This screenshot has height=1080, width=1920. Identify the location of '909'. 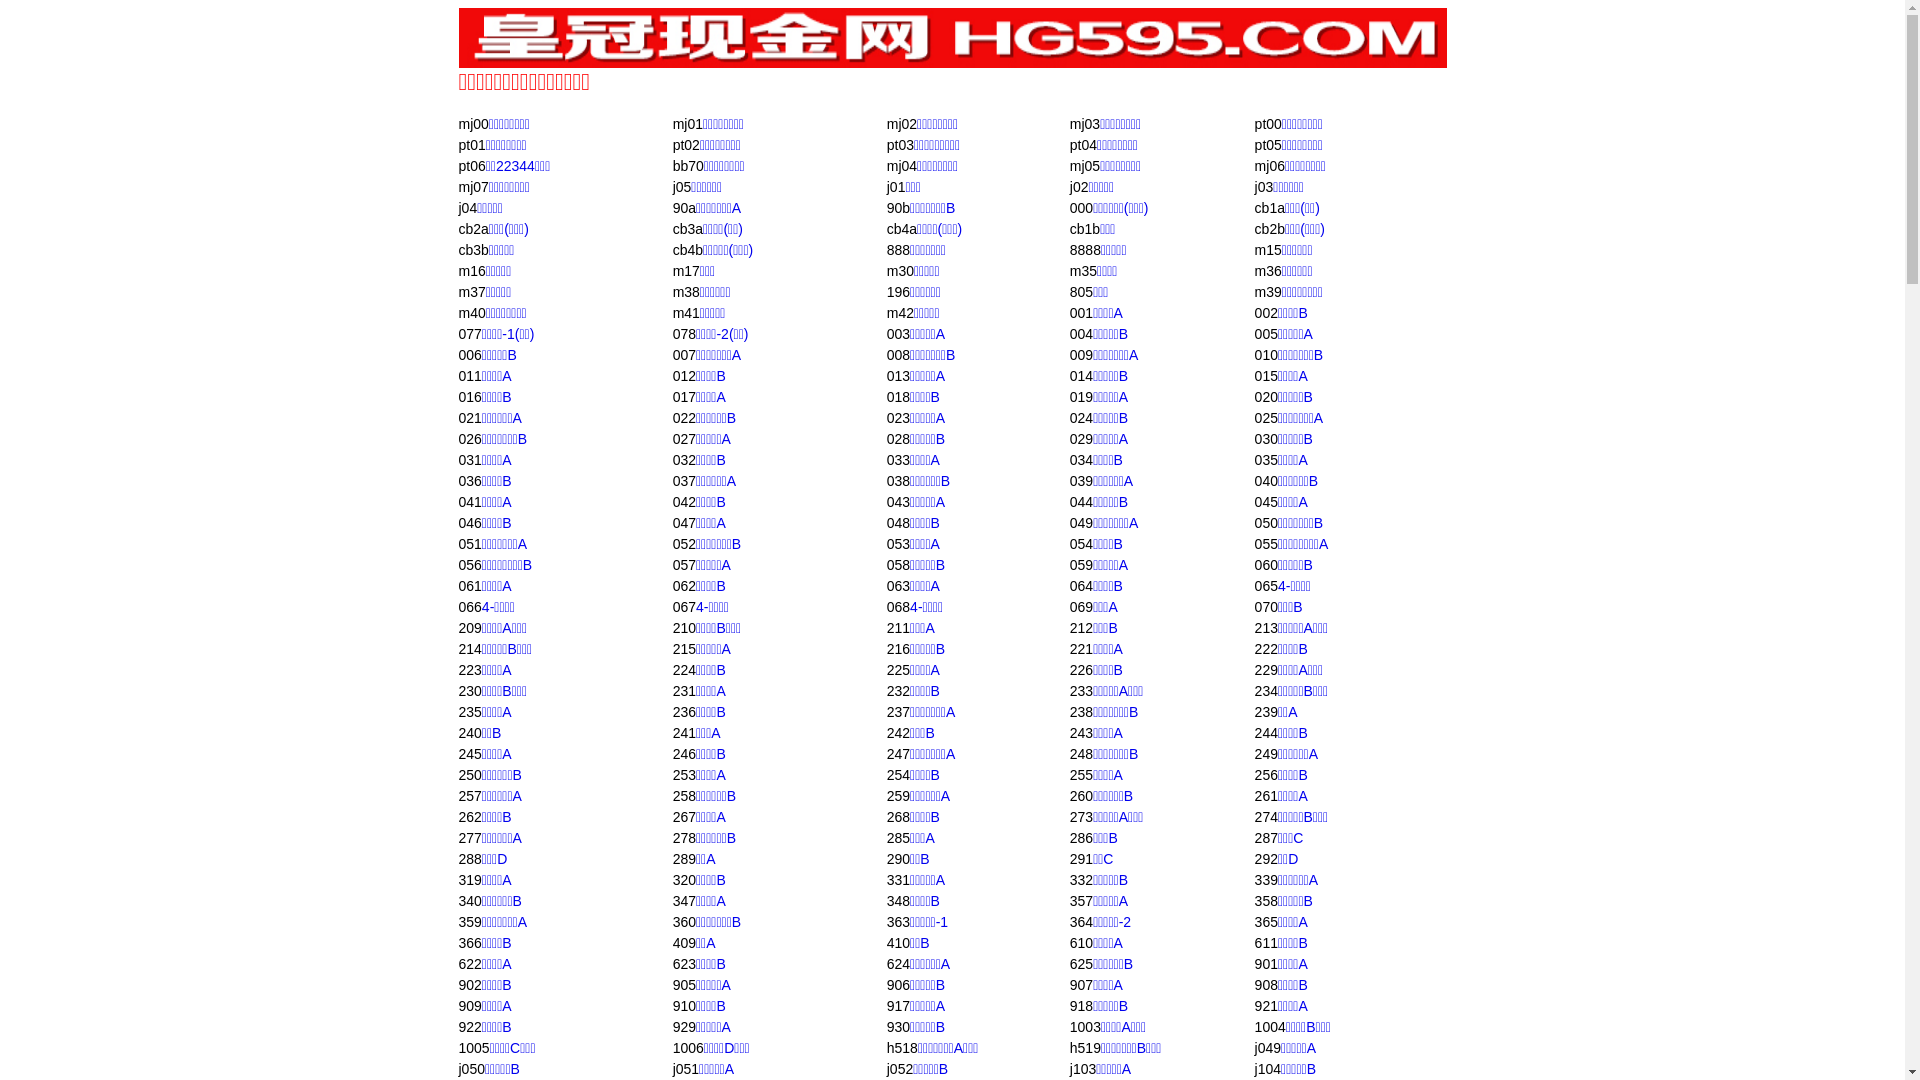
(468, 1006).